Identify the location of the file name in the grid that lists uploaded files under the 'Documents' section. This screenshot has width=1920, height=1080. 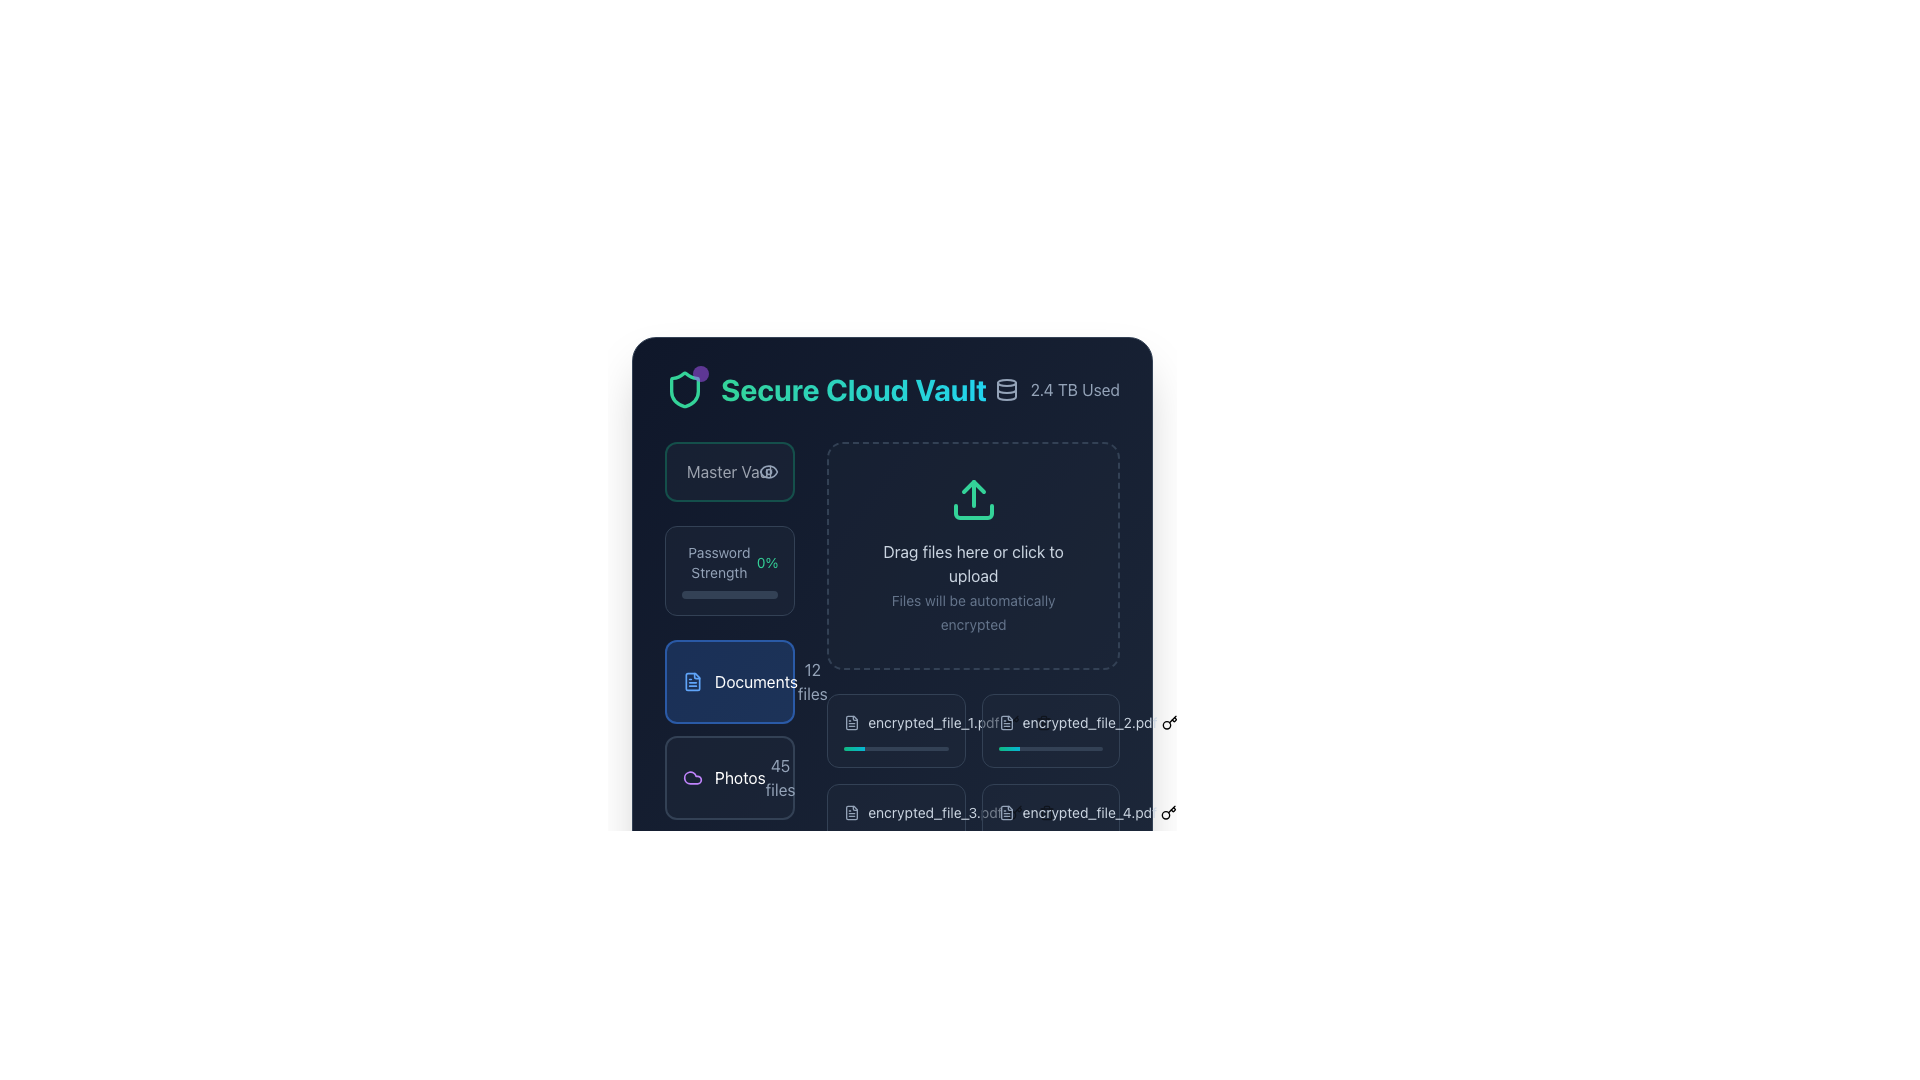
(973, 774).